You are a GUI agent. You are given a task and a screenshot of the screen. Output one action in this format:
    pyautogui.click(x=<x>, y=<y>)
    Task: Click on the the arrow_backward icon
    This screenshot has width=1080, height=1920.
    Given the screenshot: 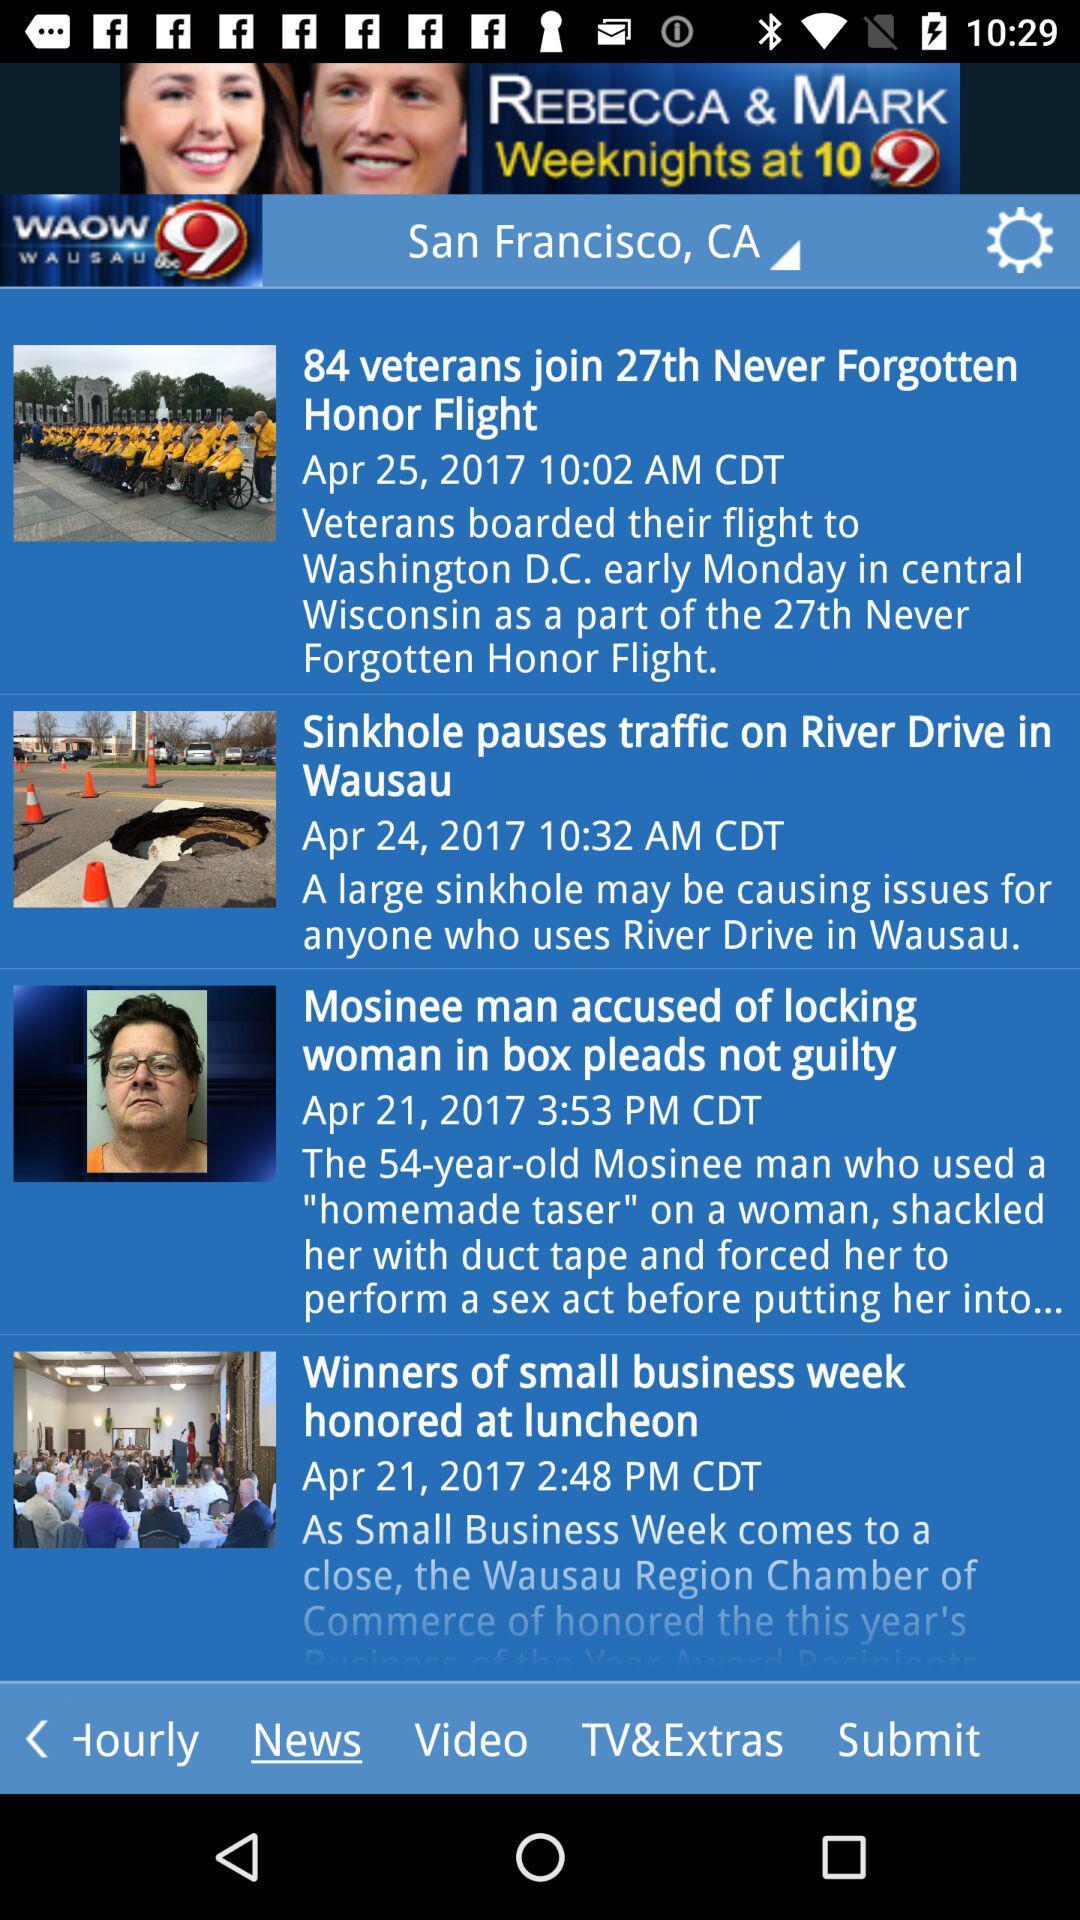 What is the action you would take?
    pyautogui.click(x=36, y=1737)
    